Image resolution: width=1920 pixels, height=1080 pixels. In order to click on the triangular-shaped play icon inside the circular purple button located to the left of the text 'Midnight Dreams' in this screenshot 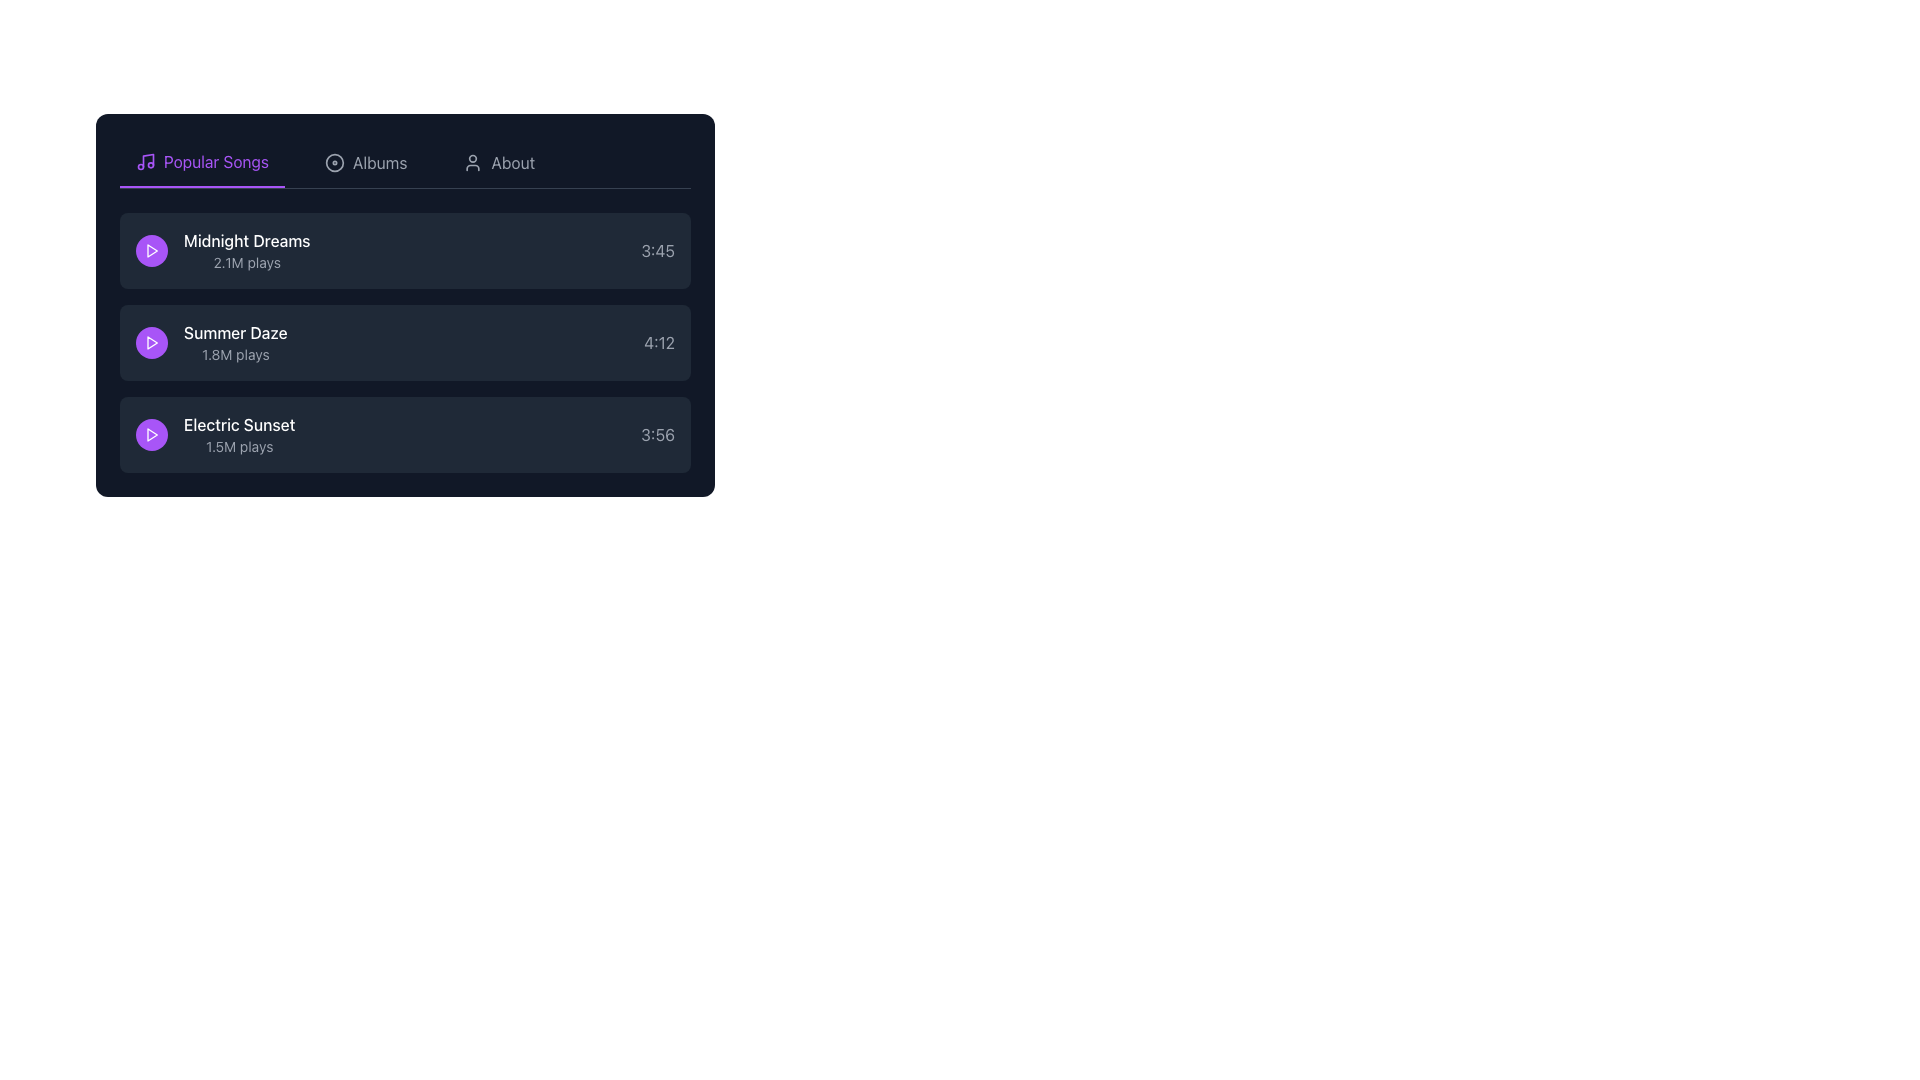, I will do `click(151, 342)`.